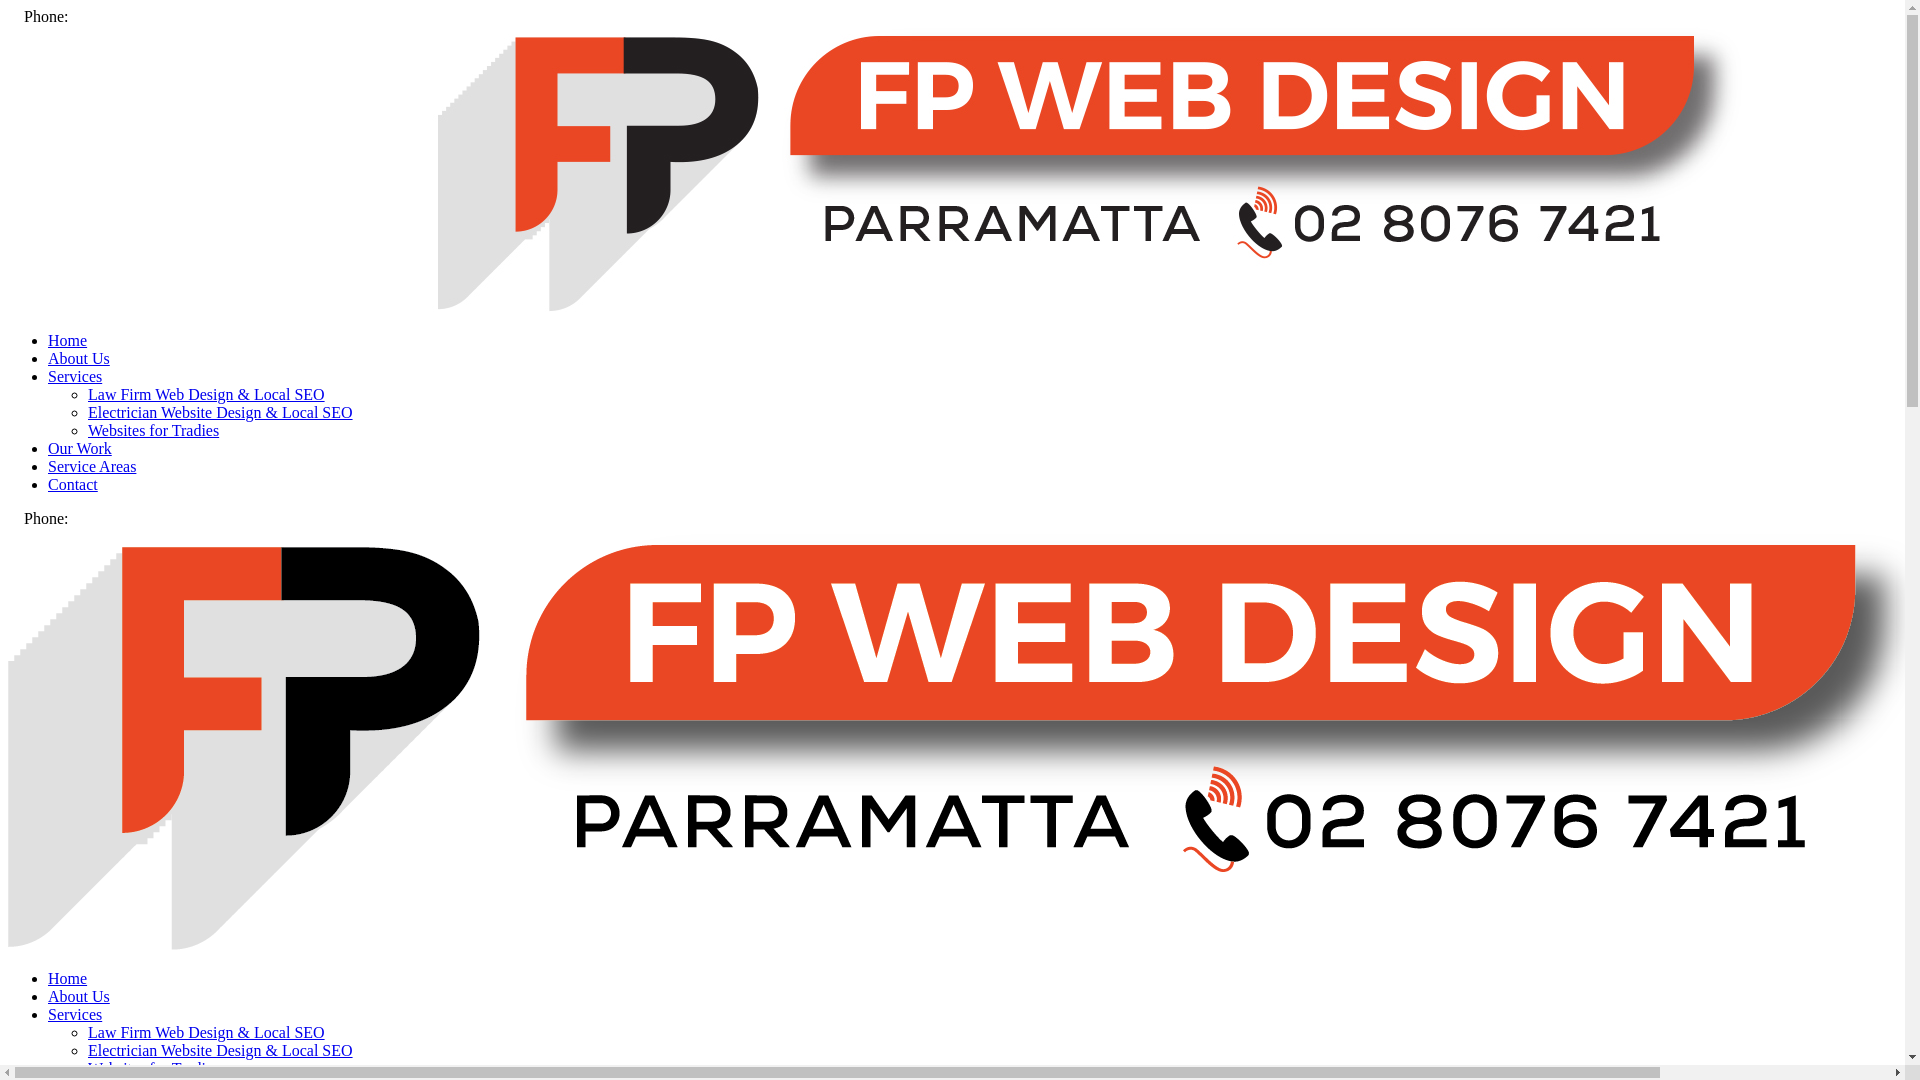 This screenshot has height=1080, width=1920. I want to click on 'Our Work', so click(48, 447).